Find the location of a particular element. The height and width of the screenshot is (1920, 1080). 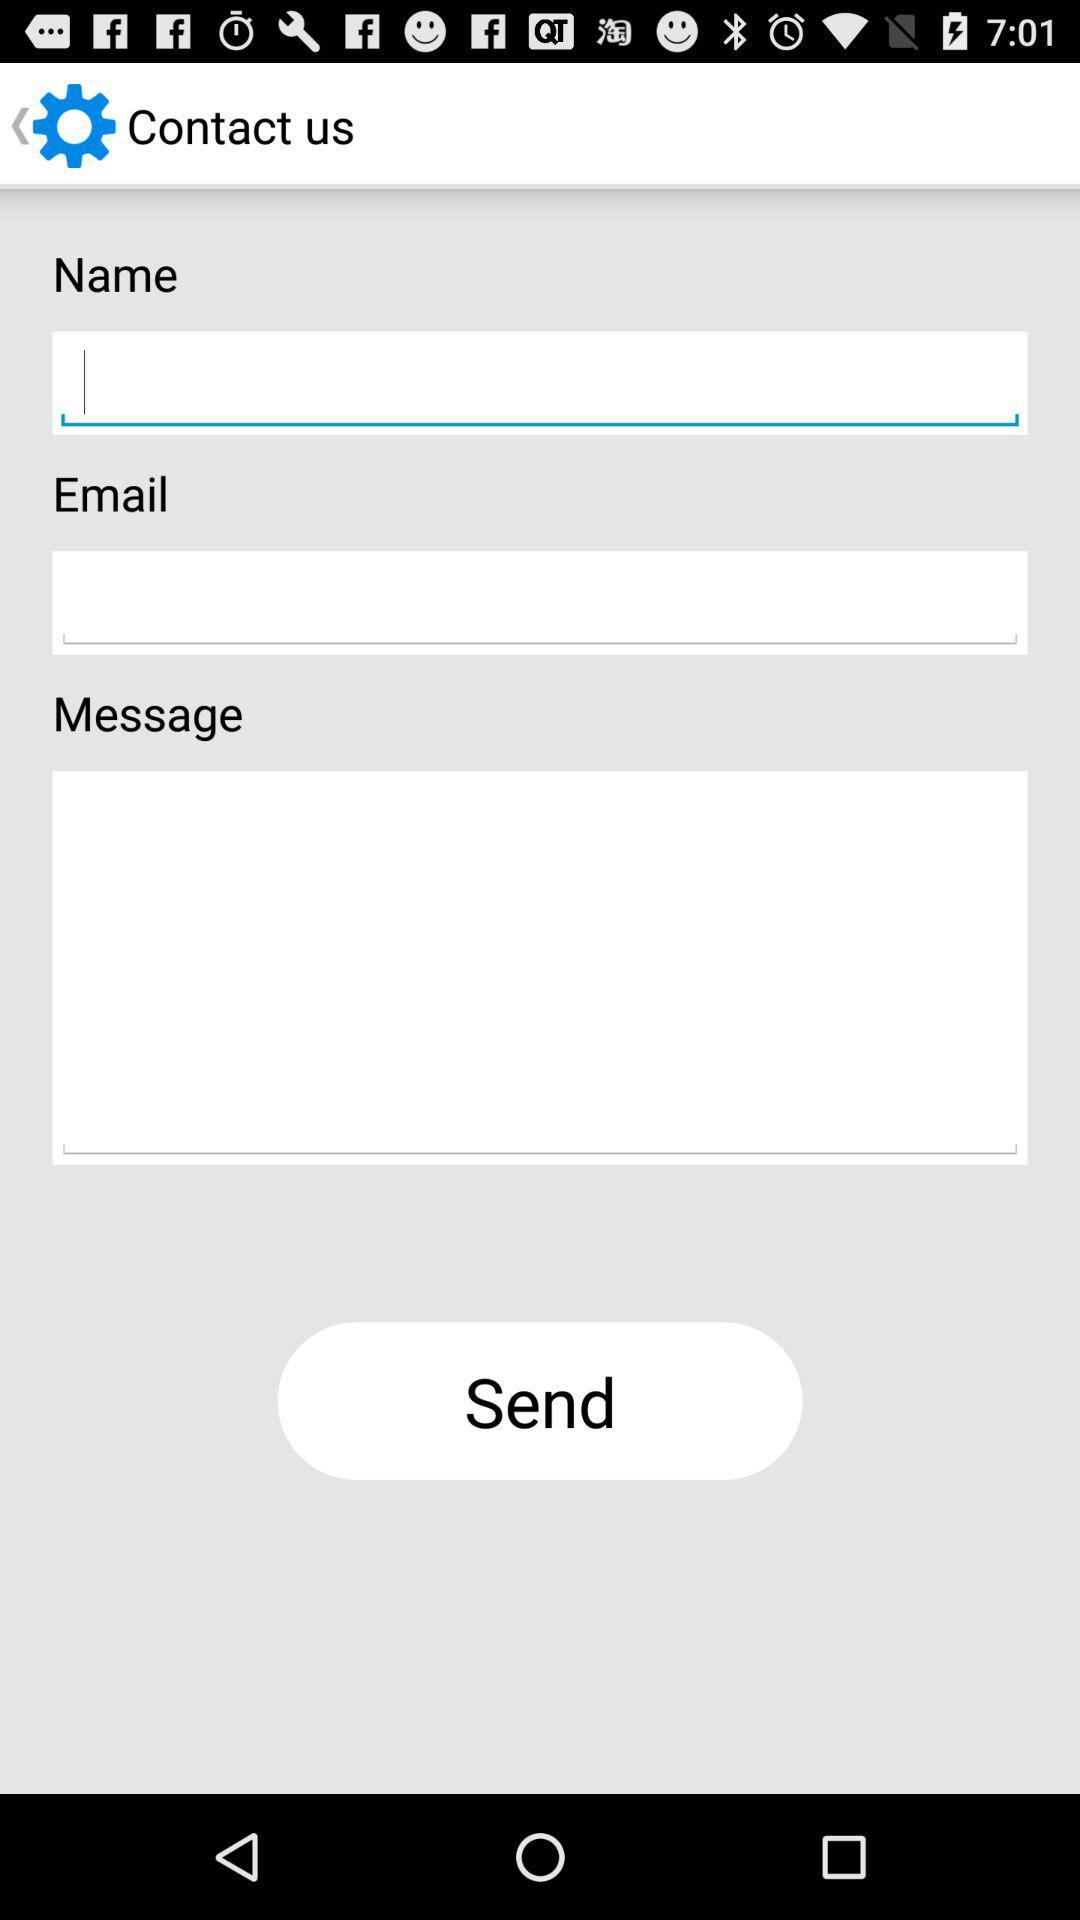

name is located at coordinates (540, 383).